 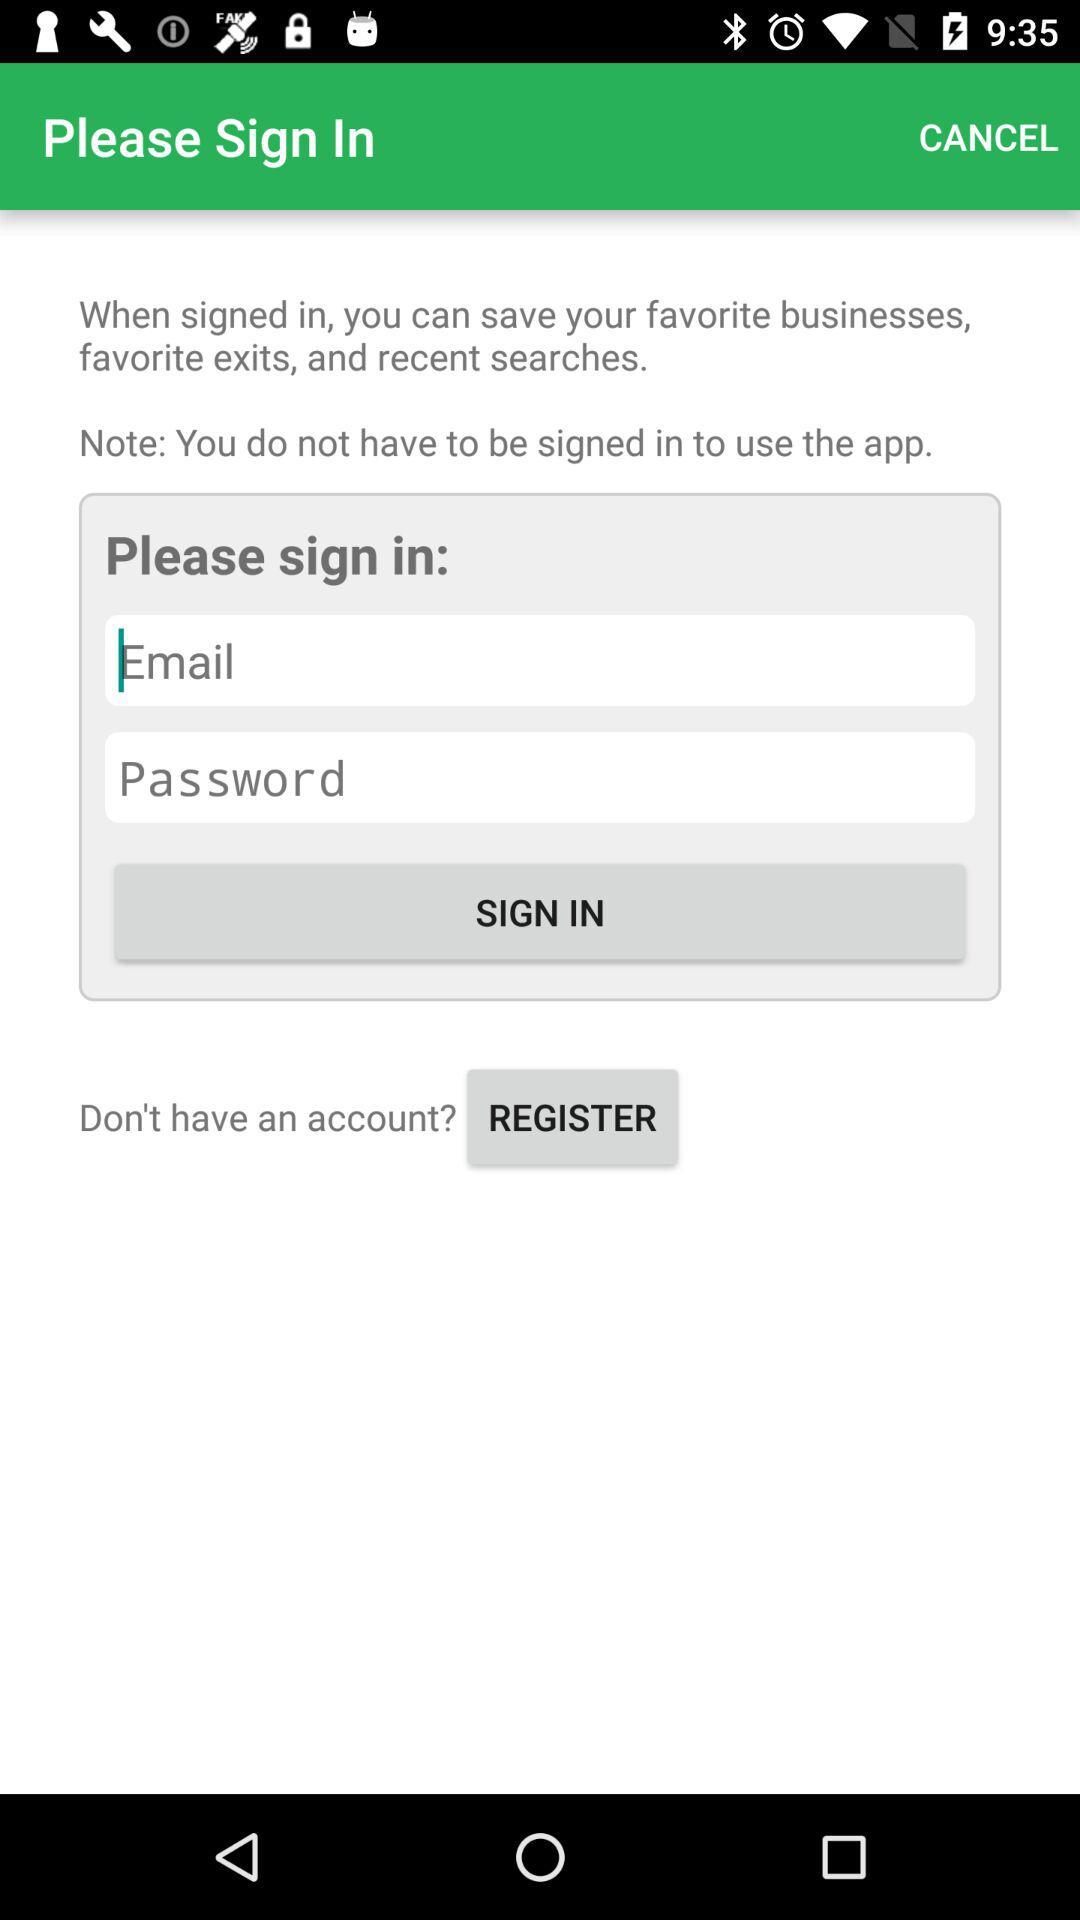 What do you see at coordinates (987, 135) in the screenshot?
I see `cancel icon` at bounding box center [987, 135].